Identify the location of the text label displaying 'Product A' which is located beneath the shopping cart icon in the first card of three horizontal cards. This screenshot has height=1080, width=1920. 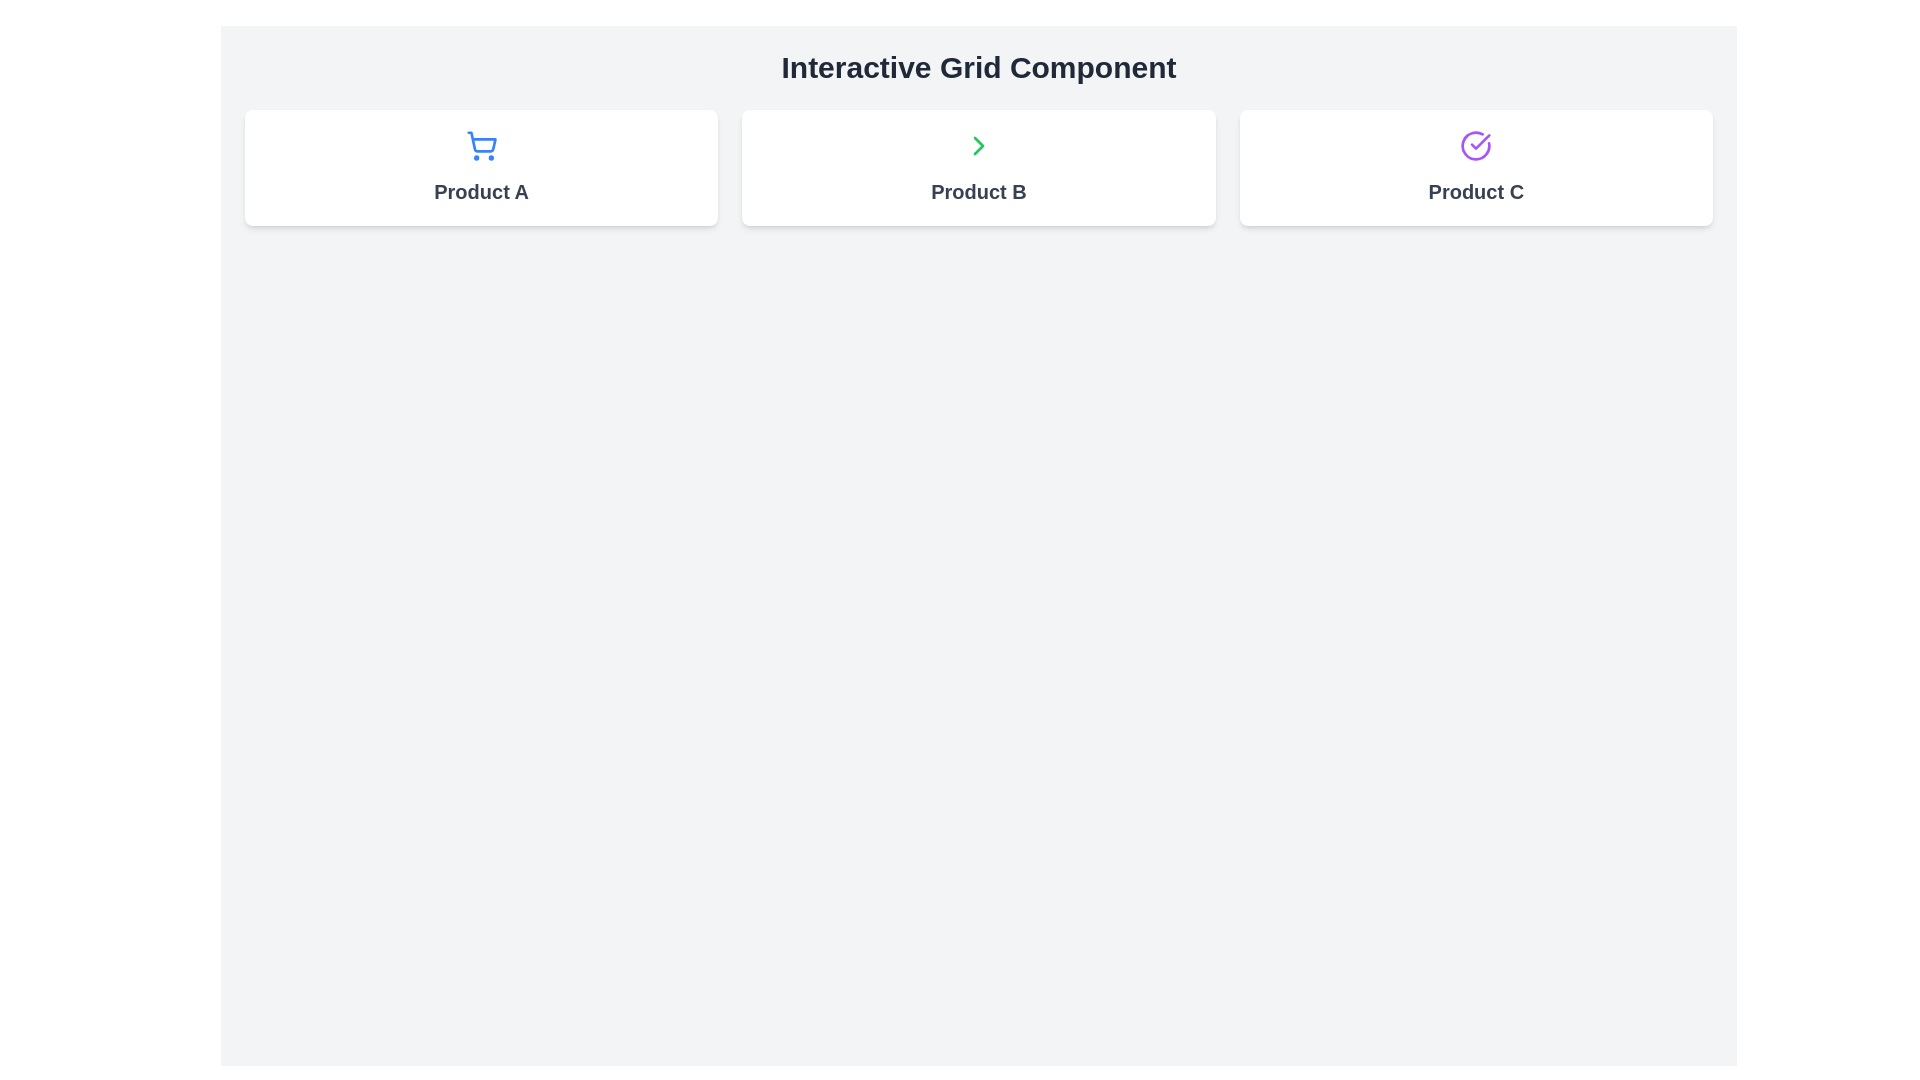
(481, 192).